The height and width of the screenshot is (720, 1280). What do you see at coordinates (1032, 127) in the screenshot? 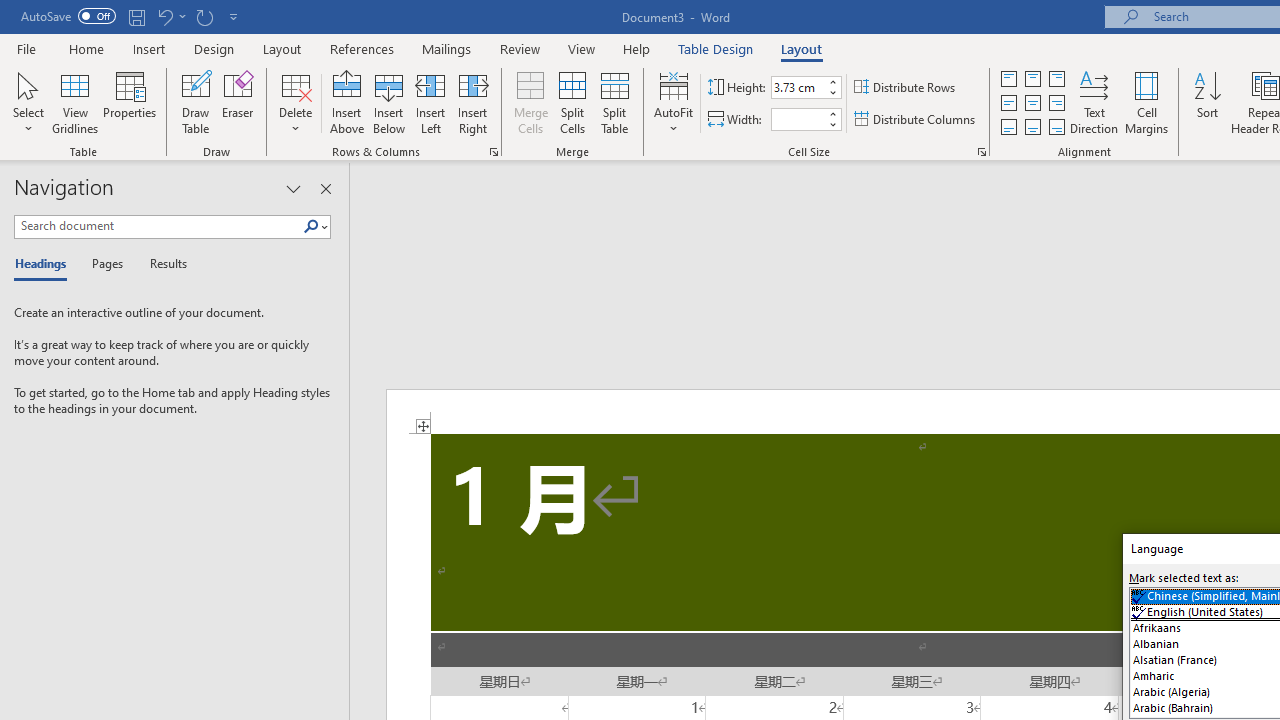
I see `'Align Bottom Center'` at bounding box center [1032, 127].